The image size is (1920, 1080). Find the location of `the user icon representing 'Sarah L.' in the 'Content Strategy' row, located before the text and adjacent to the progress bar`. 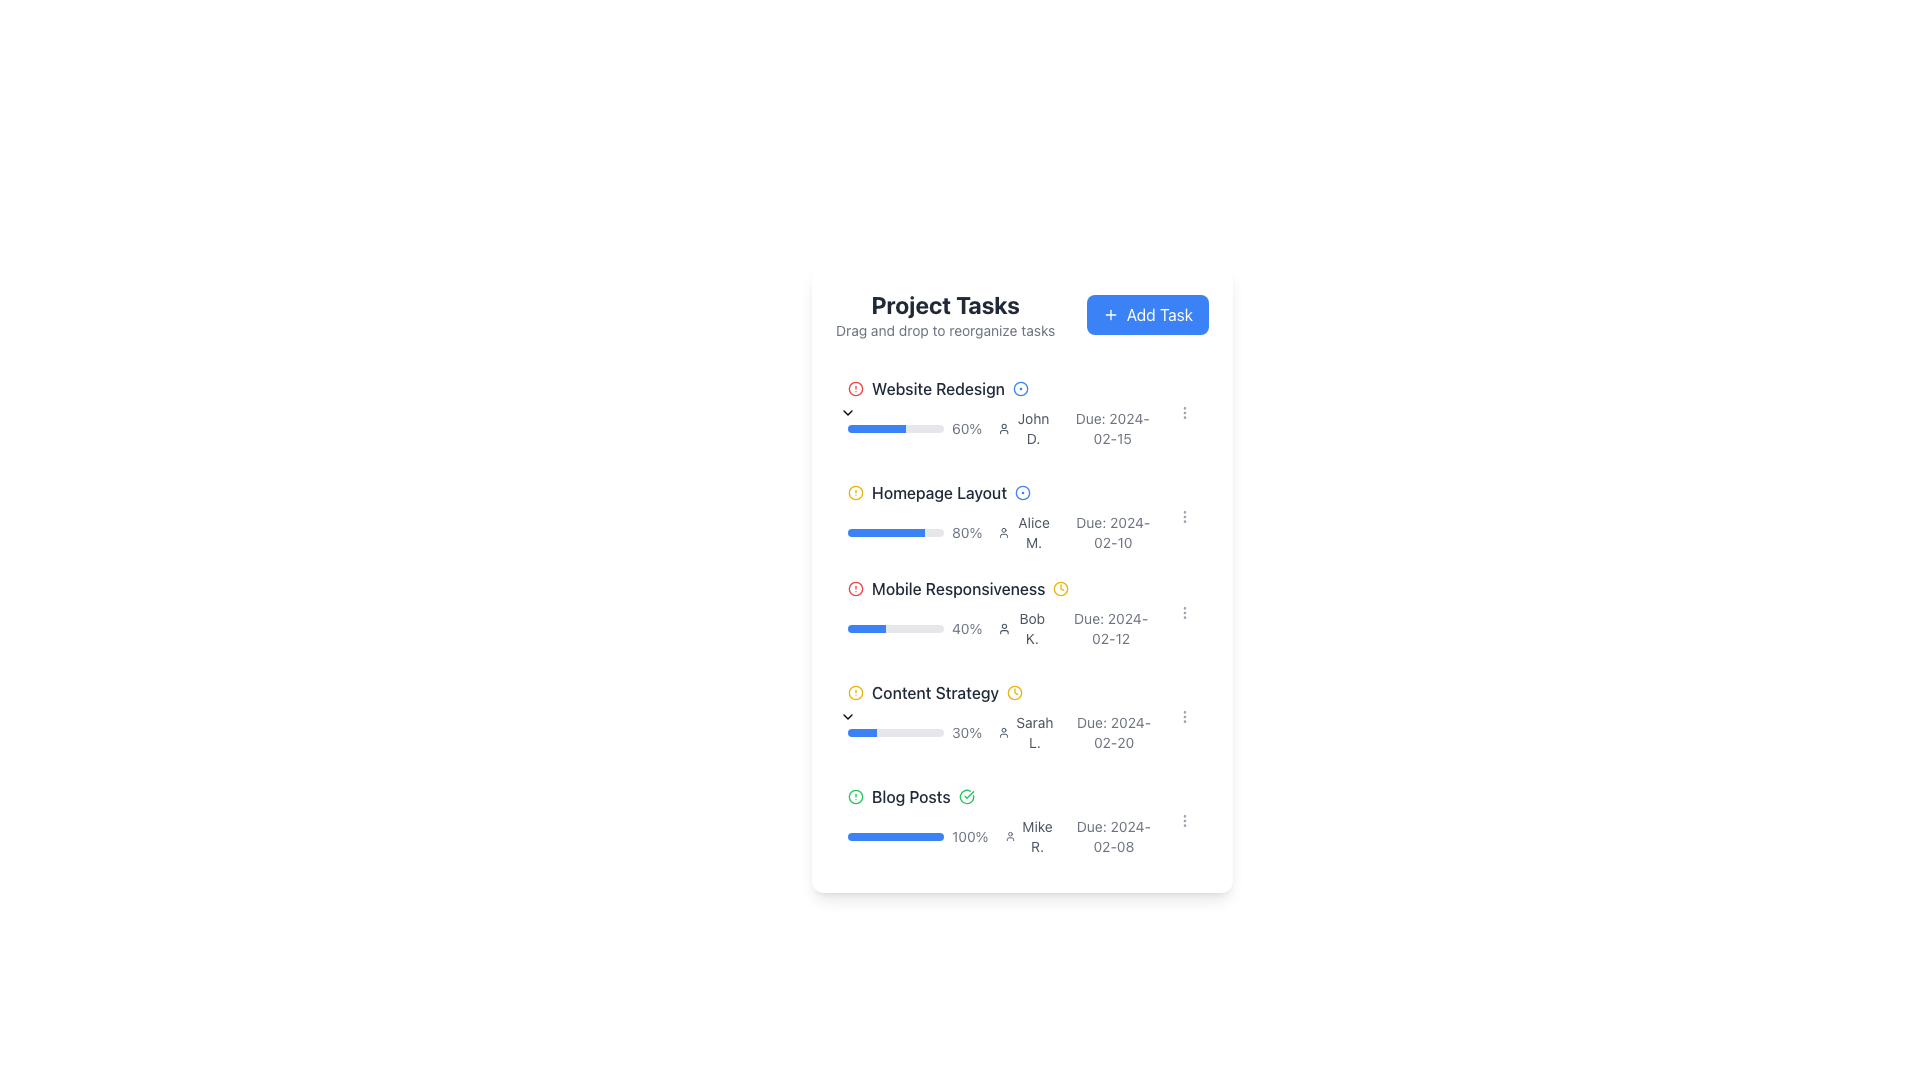

the user icon representing 'Sarah L.' in the 'Content Strategy' row, located before the text and adjacent to the progress bar is located at coordinates (1004, 732).